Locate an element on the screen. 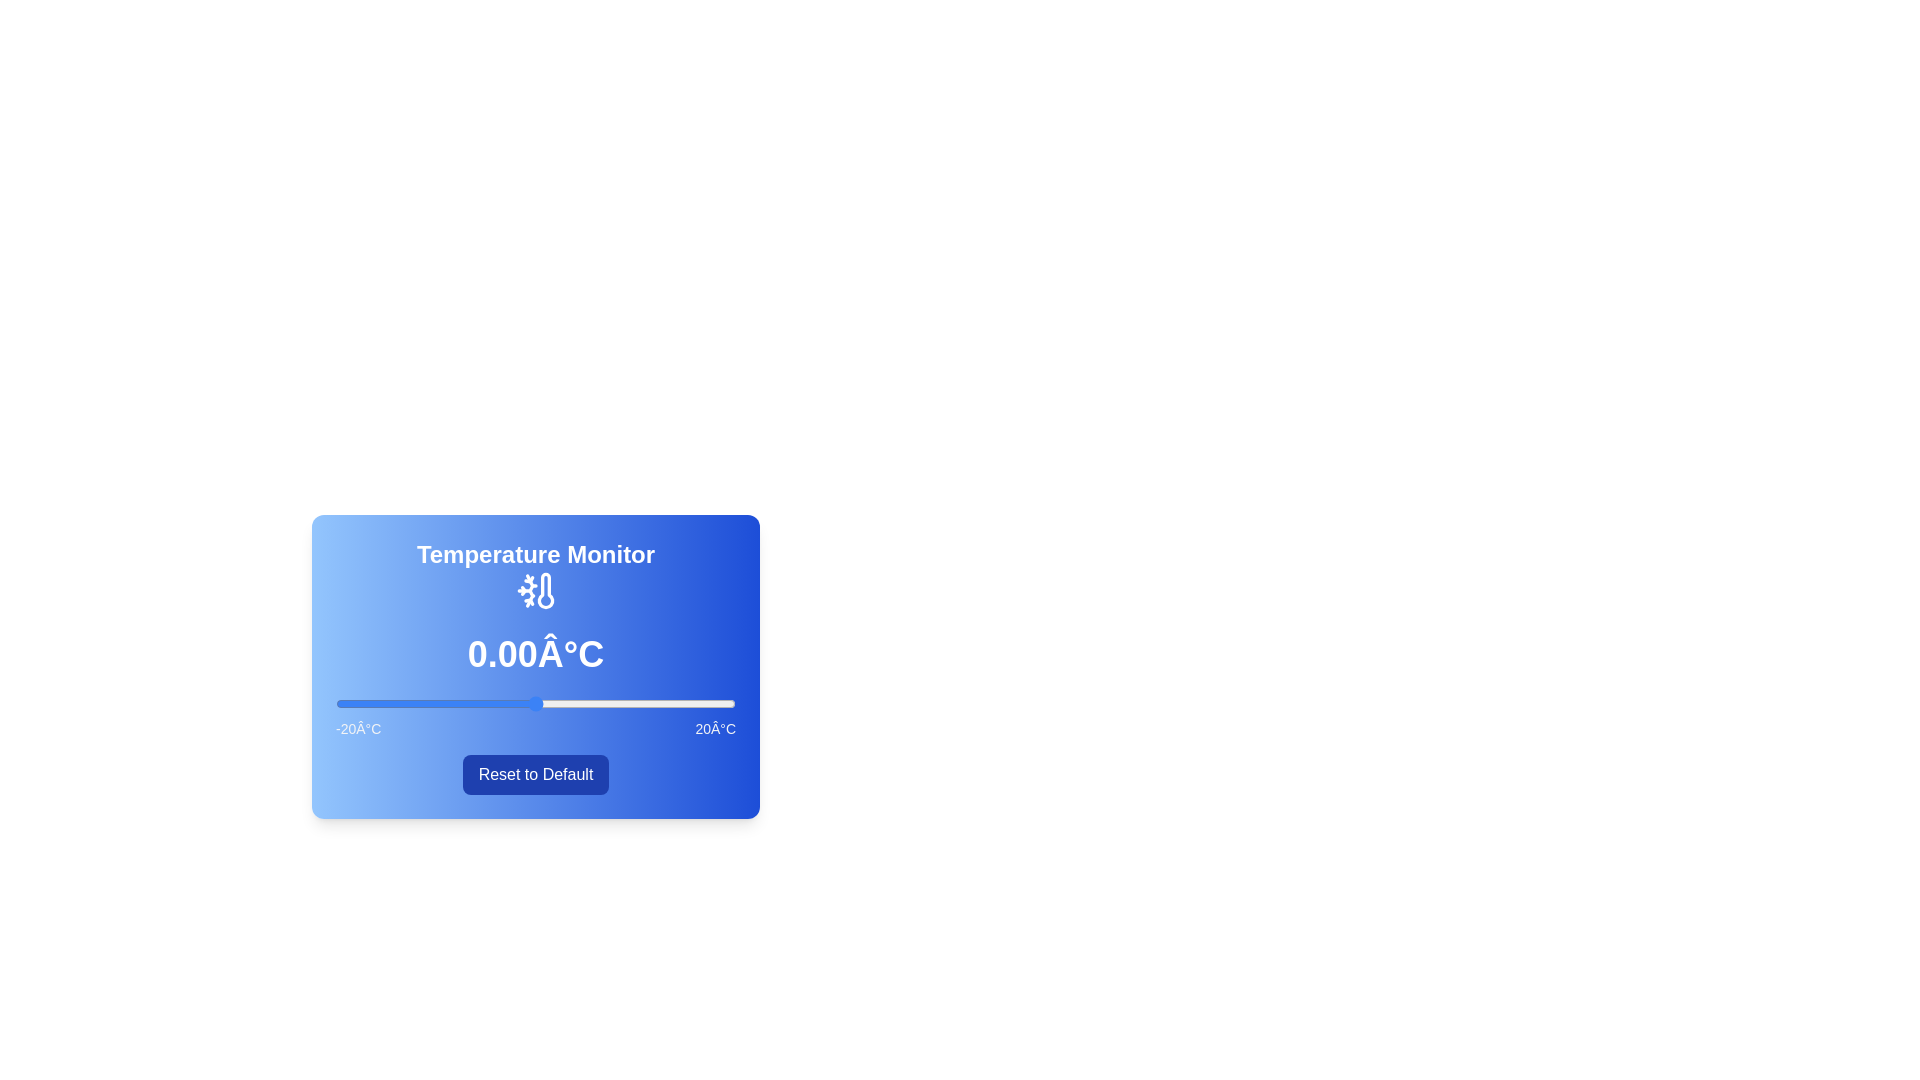 This screenshot has width=1920, height=1080. the thermometer icon in the header is located at coordinates (536, 589).